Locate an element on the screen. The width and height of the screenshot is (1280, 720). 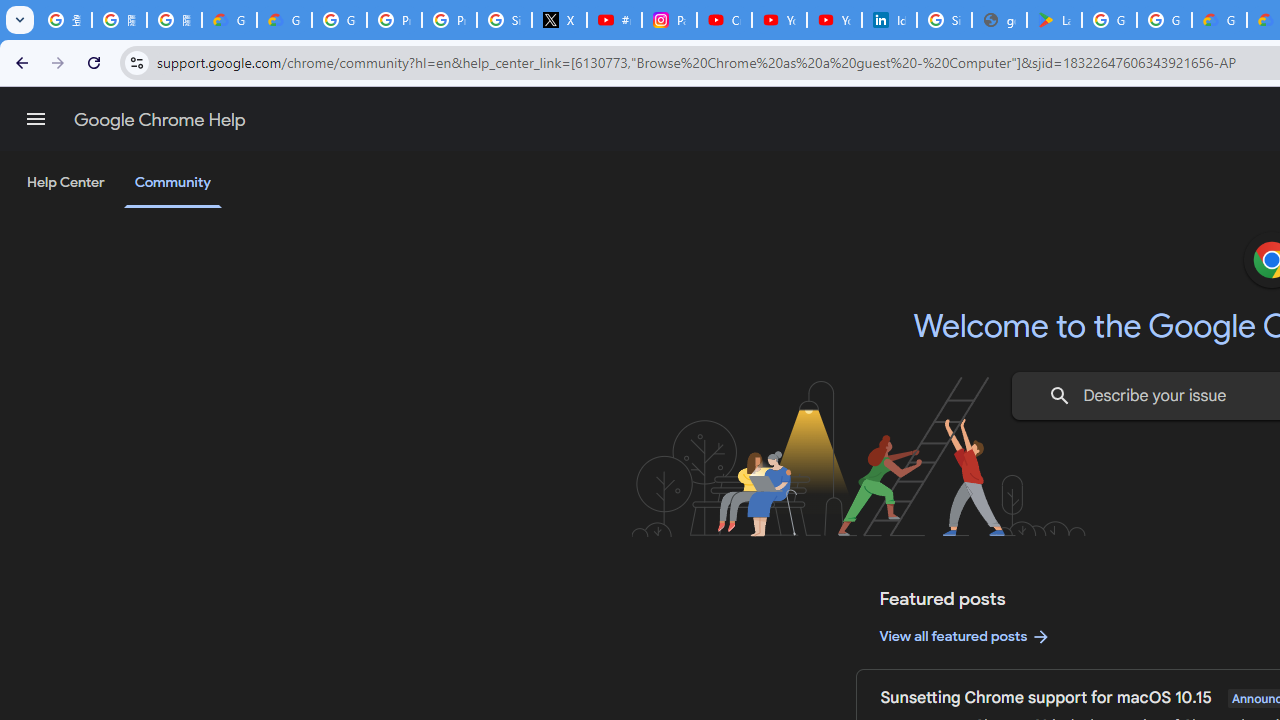
'Sign in - Google Accounts' is located at coordinates (943, 20).